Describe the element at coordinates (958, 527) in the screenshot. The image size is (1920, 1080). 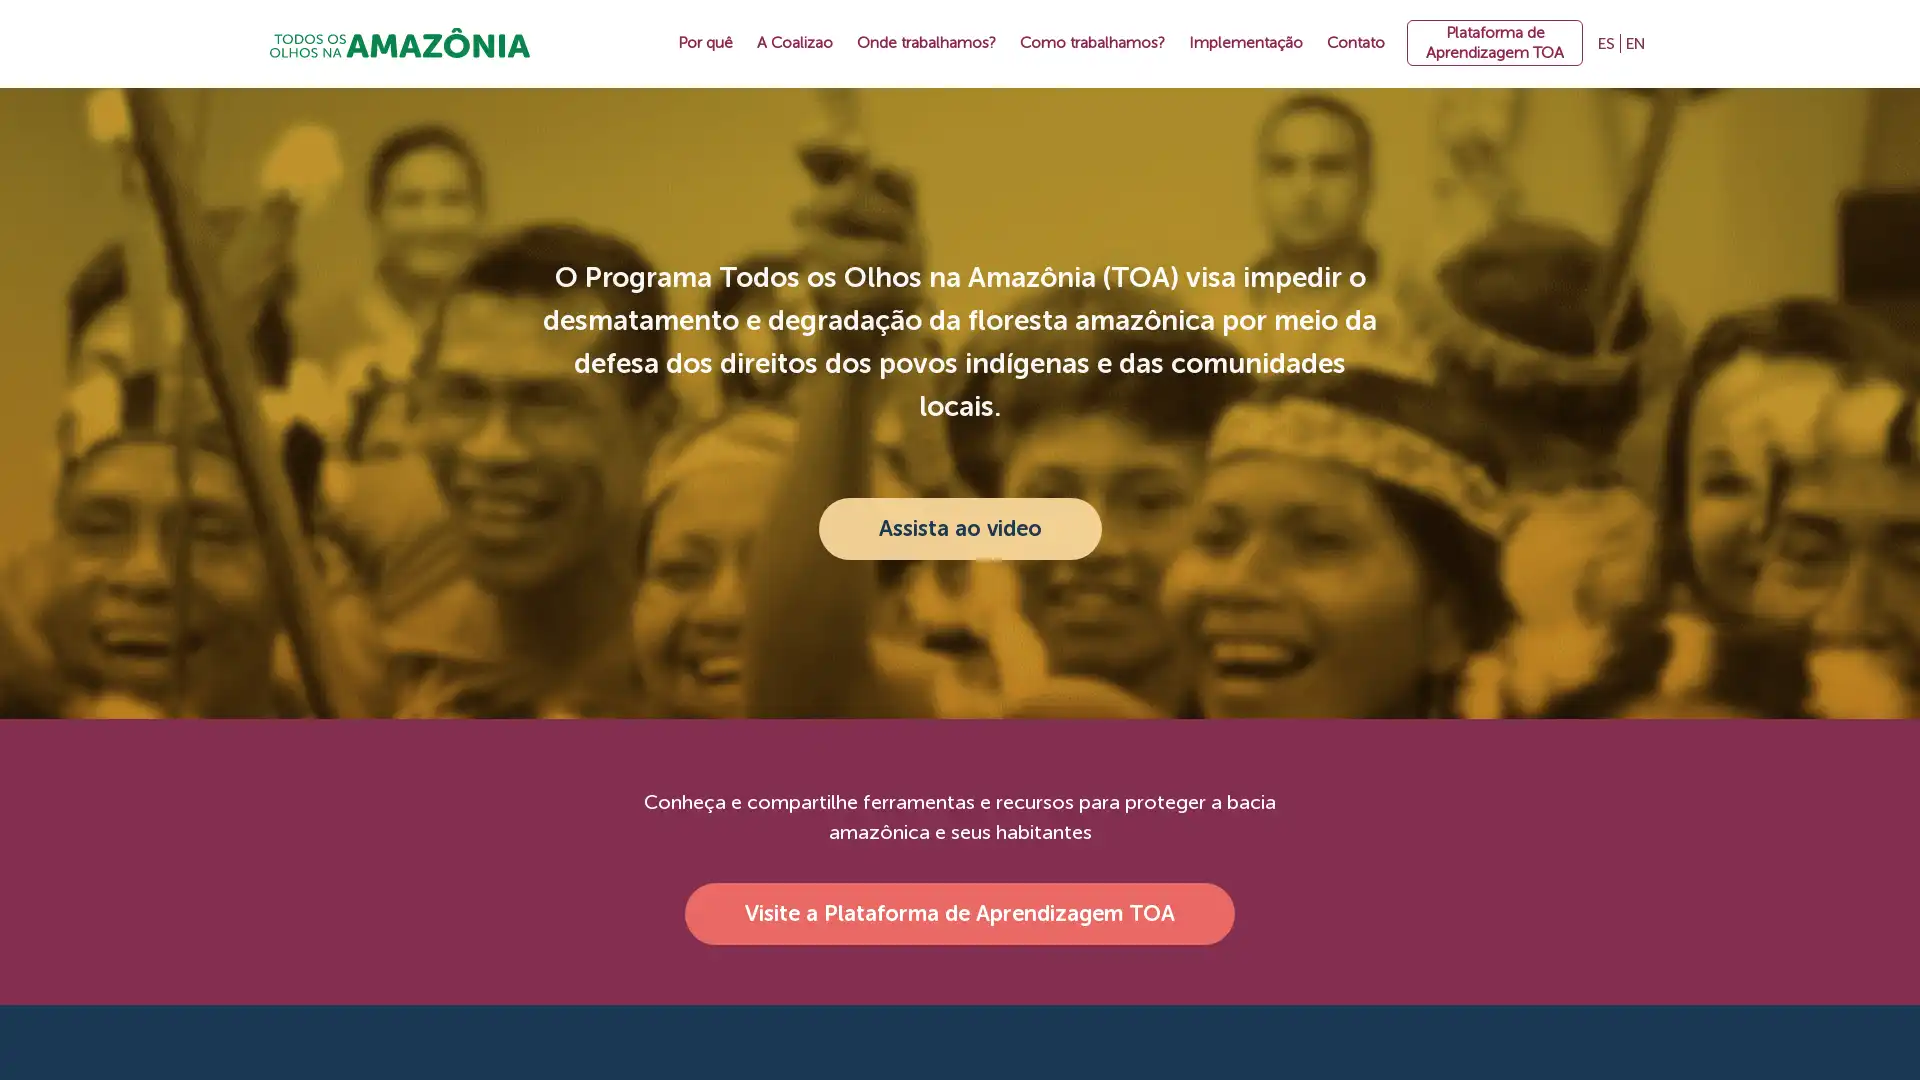
I see `Assista ao video` at that location.